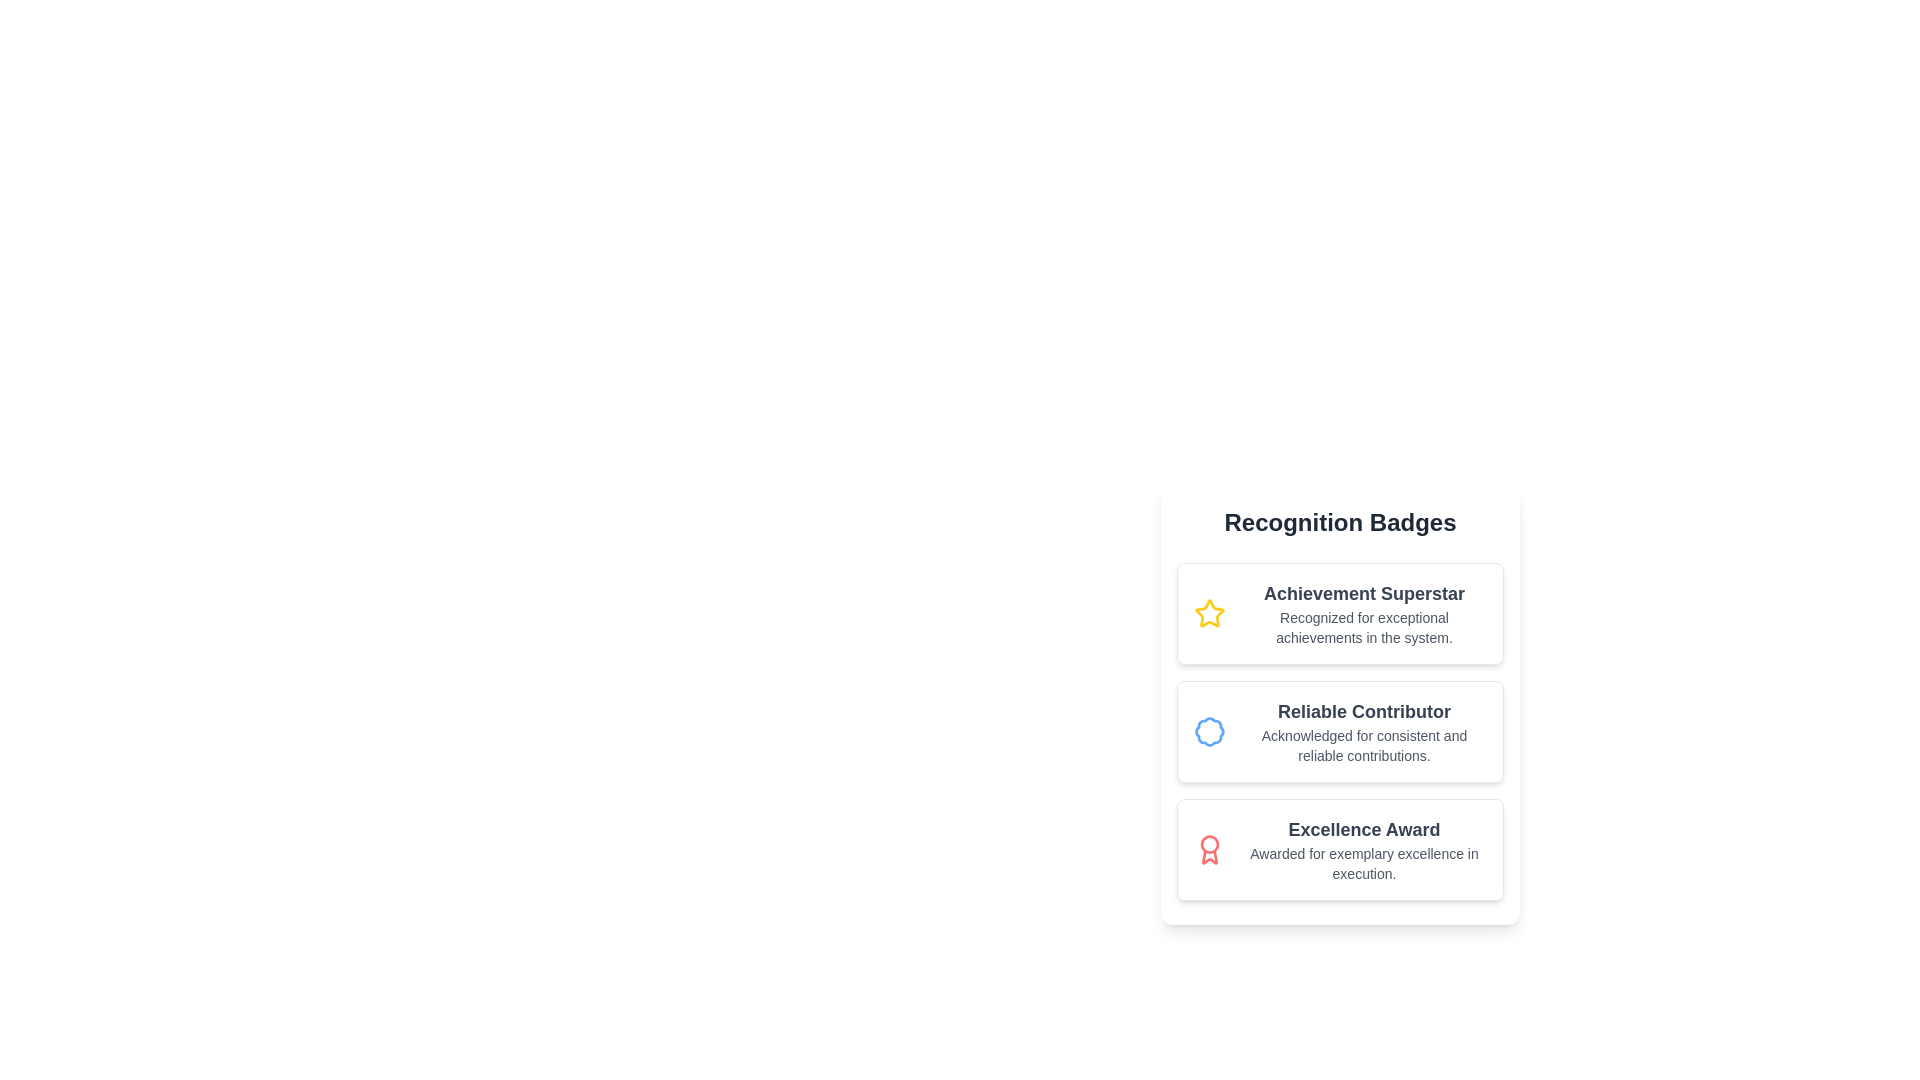 This screenshot has width=1920, height=1080. What do you see at coordinates (1340, 612) in the screenshot?
I see `the first recognition badge card that displays a notable achievement, located at the top of the right column, above the 'Reliable Contributor' and 'Excellence Award' badges` at bounding box center [1340, 612].